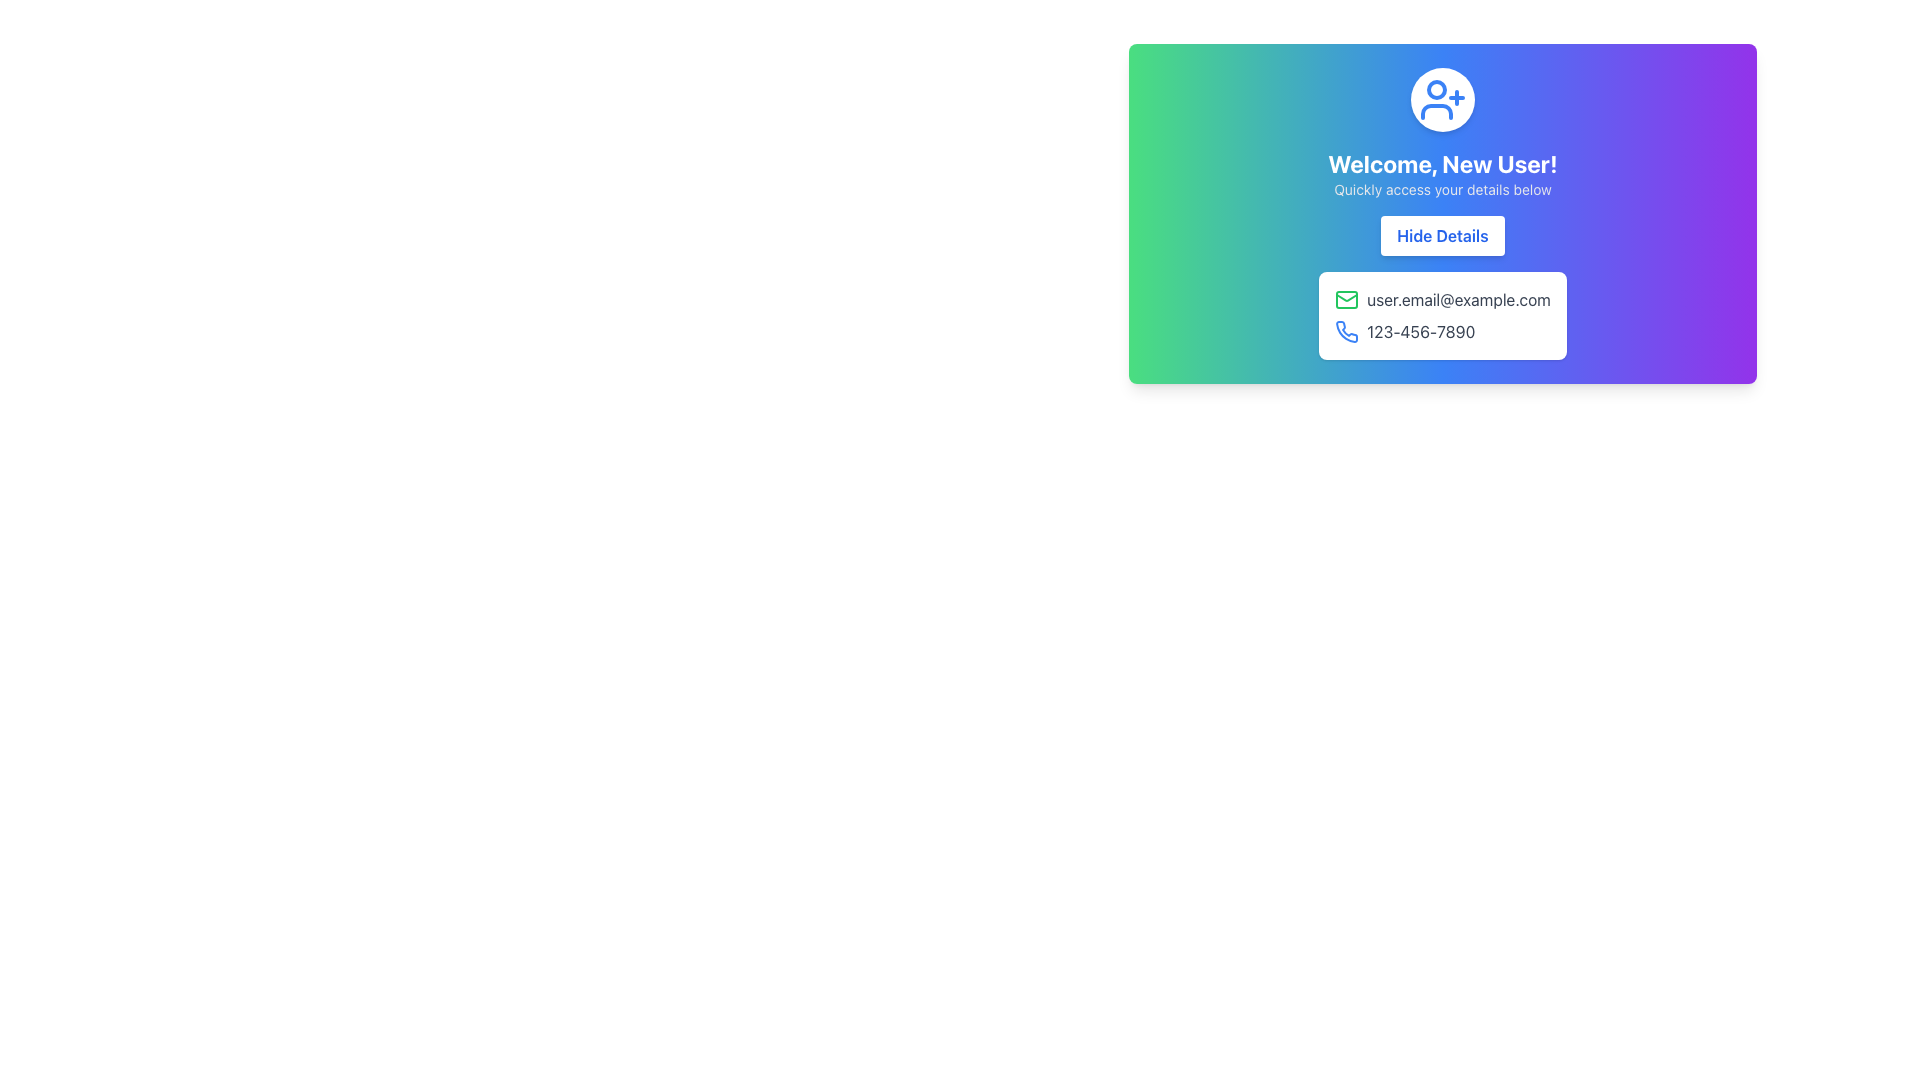 This screenshot has width=1920, height=1080. Describe the element at coordinates (1347, 330) in the screenshot. I see `the telephone handset icon, which is visually represented with a blue stroke and located next to the phone number '123-456-7890' in the bottom section of a card-like component` at that location.